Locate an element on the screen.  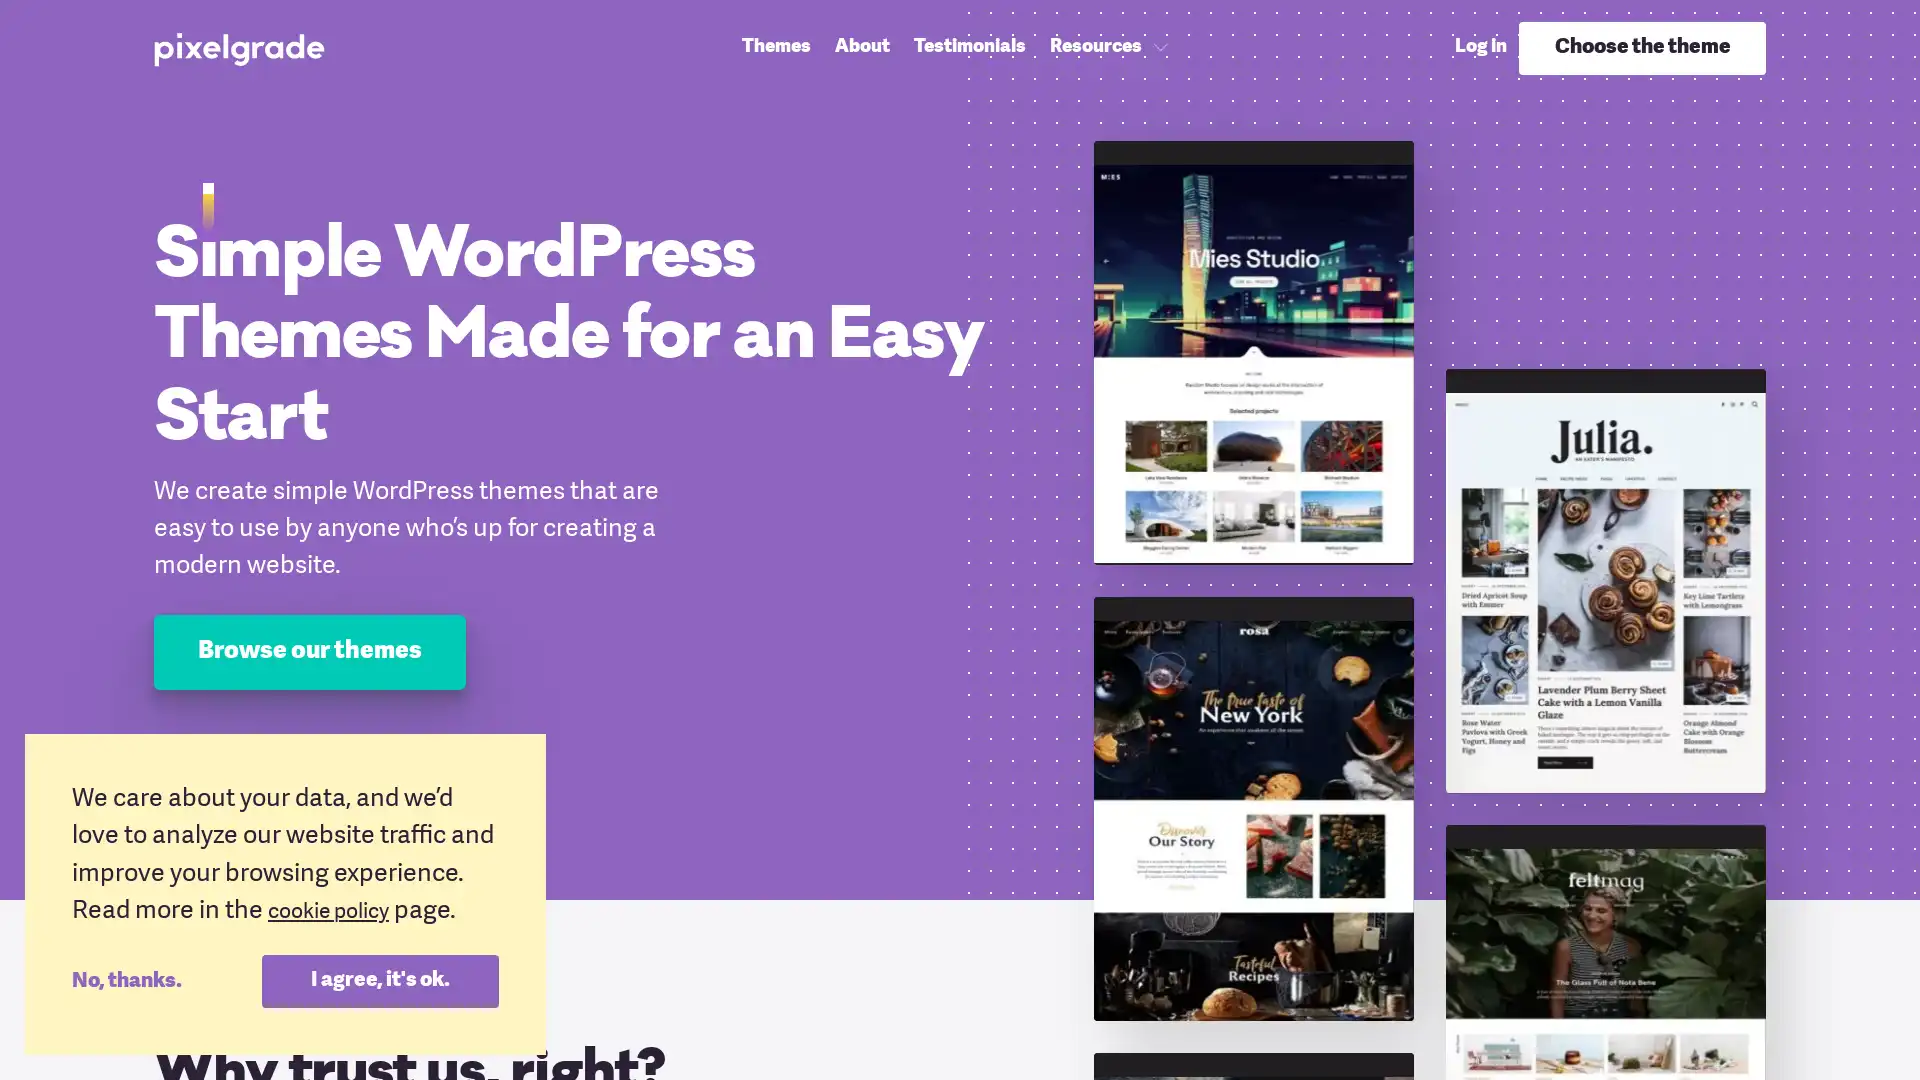
I agree, it's ok. is located at coordinates (379, 979).